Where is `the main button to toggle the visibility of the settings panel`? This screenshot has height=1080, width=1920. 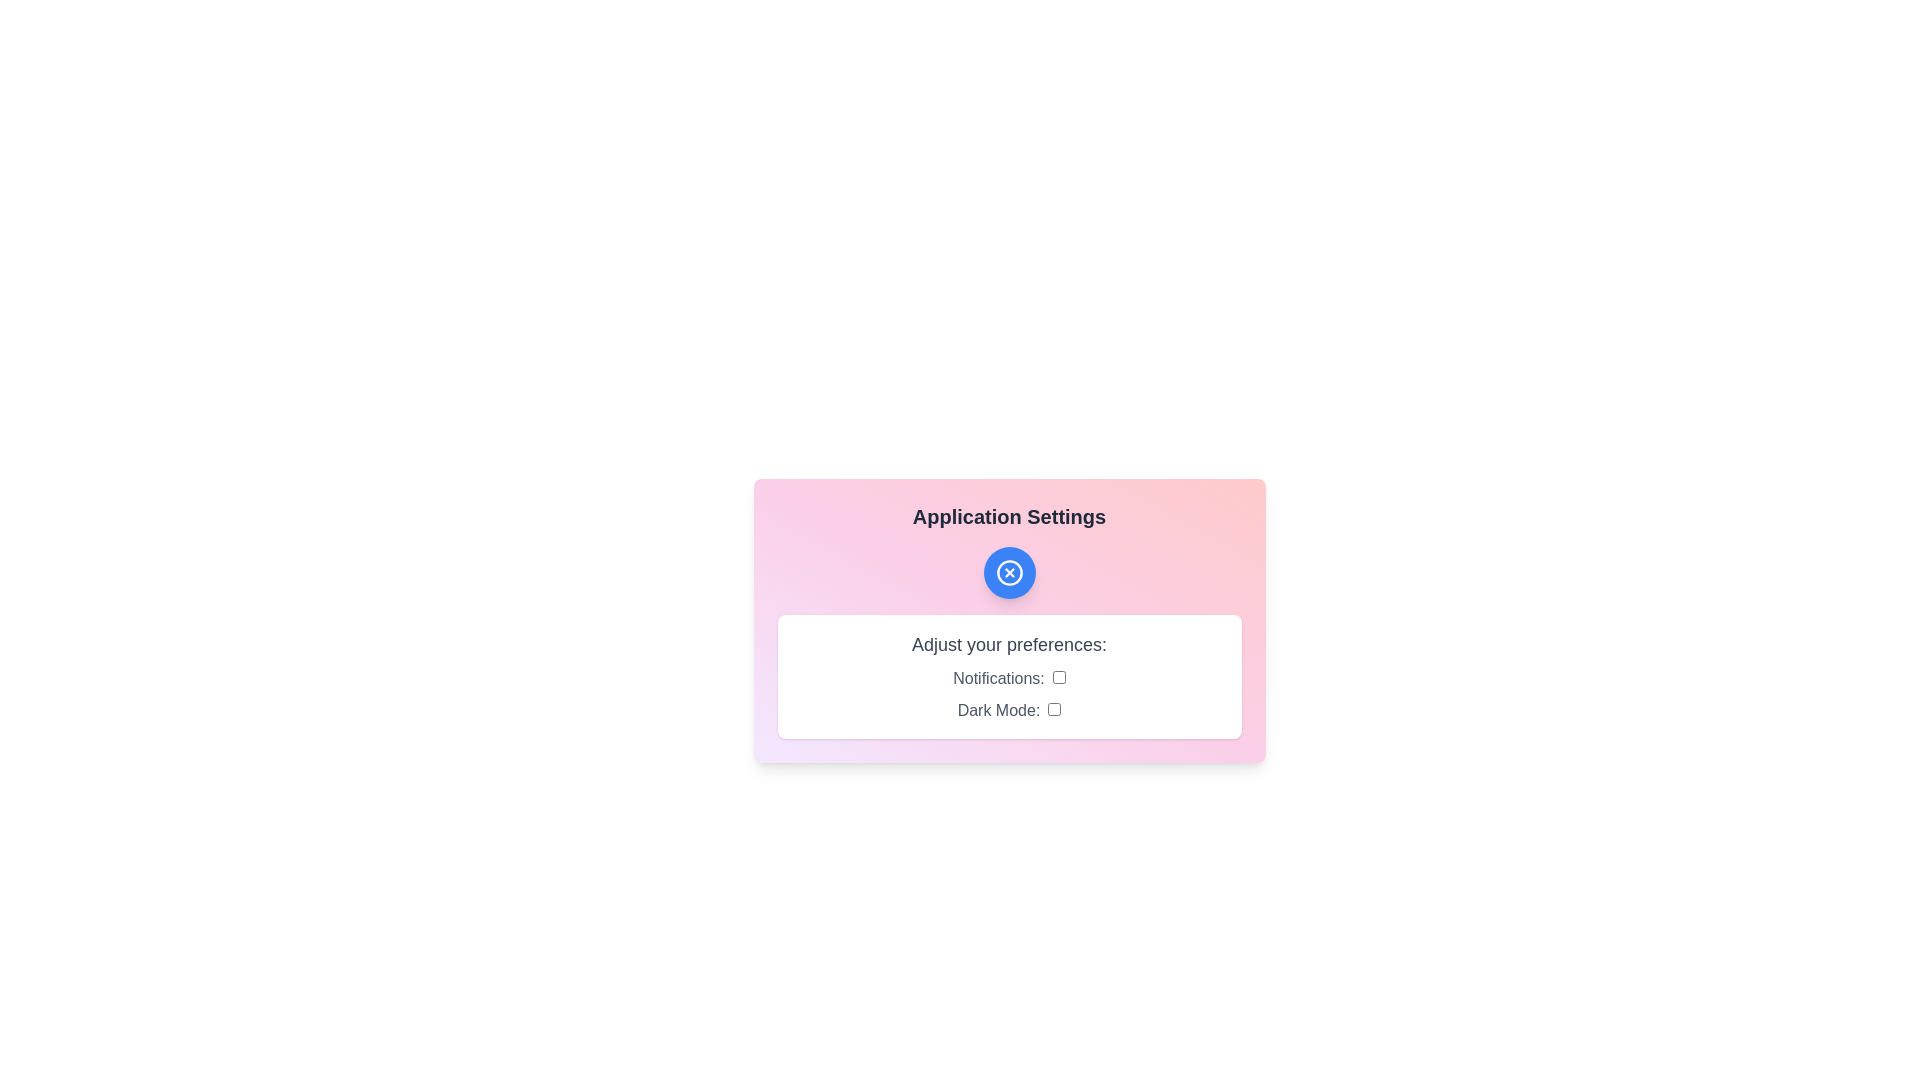
the main button to toggle the visibility of the settings panel is located at coordinates (1009, 573).